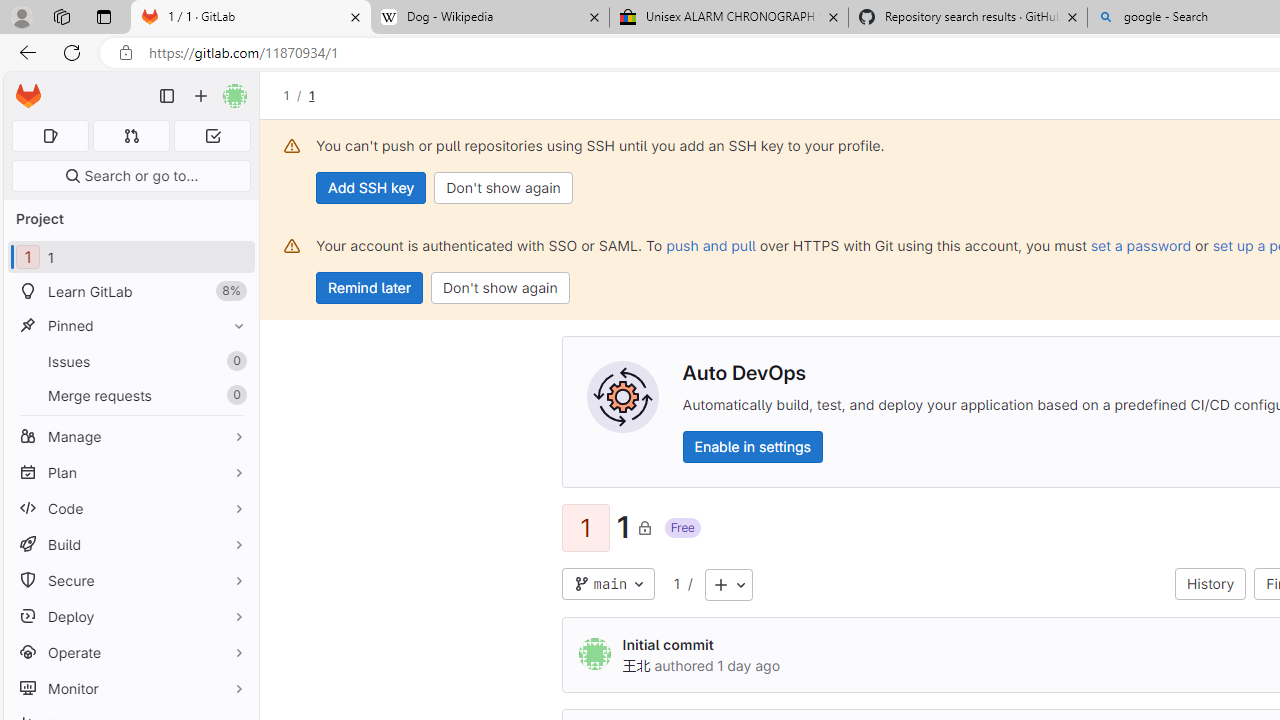  Describe the element at coordinates (490, 17) in the screenshot. I see `'Dog - Wikipedia'` at that location.